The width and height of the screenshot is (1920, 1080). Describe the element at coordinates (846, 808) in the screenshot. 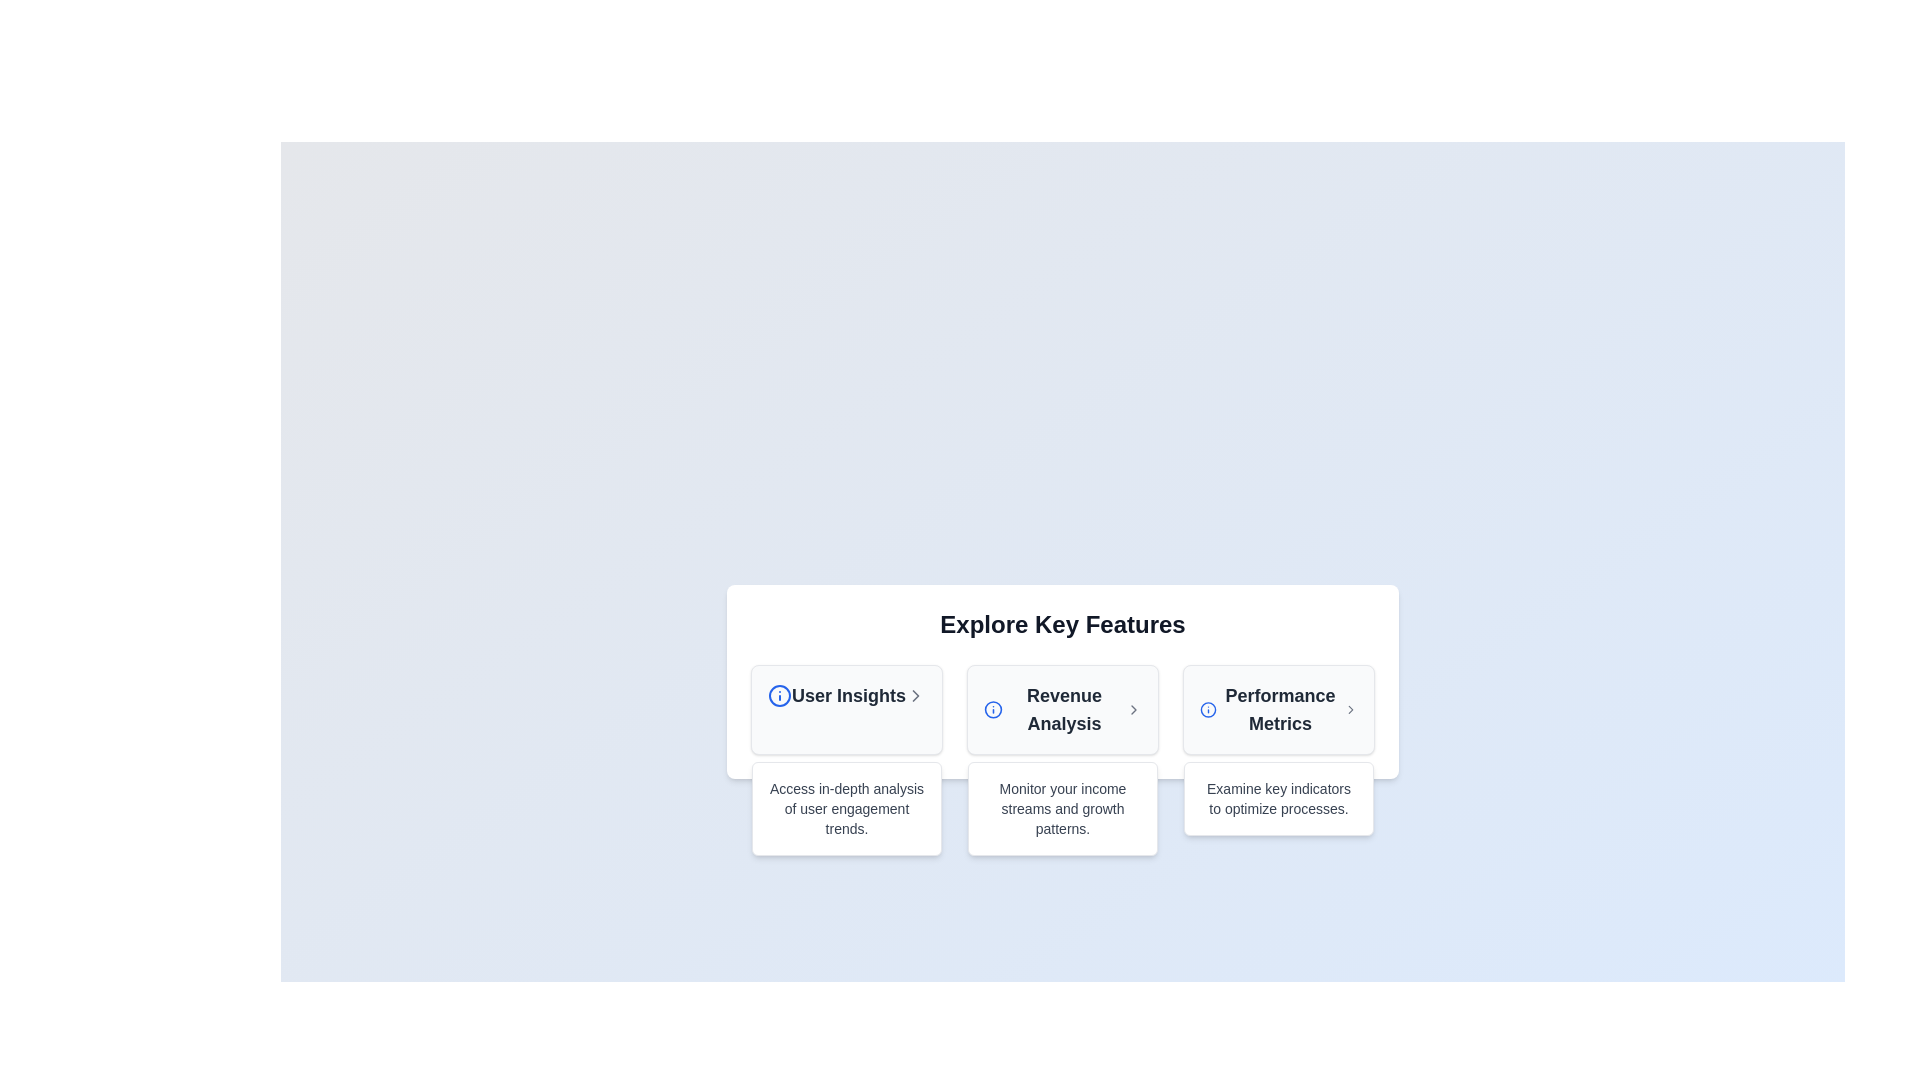

I see `the text label displaying 'Access in-depth analysis of user engagement trends.' located below the 'User Insights' section` at that location.